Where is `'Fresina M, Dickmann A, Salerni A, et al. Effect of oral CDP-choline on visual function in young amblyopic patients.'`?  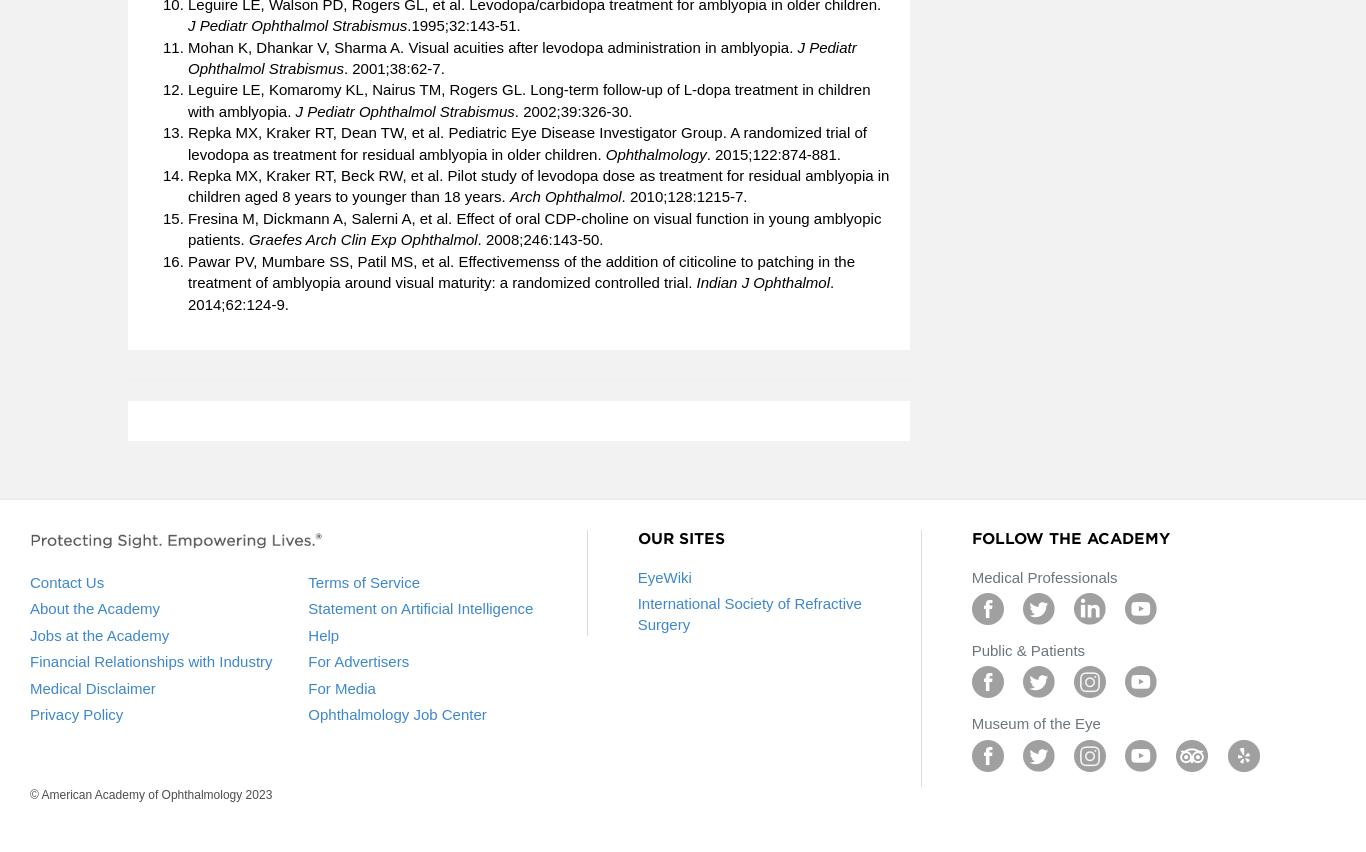 'Fresina M, Dickmann A, Salerni A, et al. Effect of oral CDP-choline on visual function in young amblyopic patients.' is located at coordinates (534, 227).